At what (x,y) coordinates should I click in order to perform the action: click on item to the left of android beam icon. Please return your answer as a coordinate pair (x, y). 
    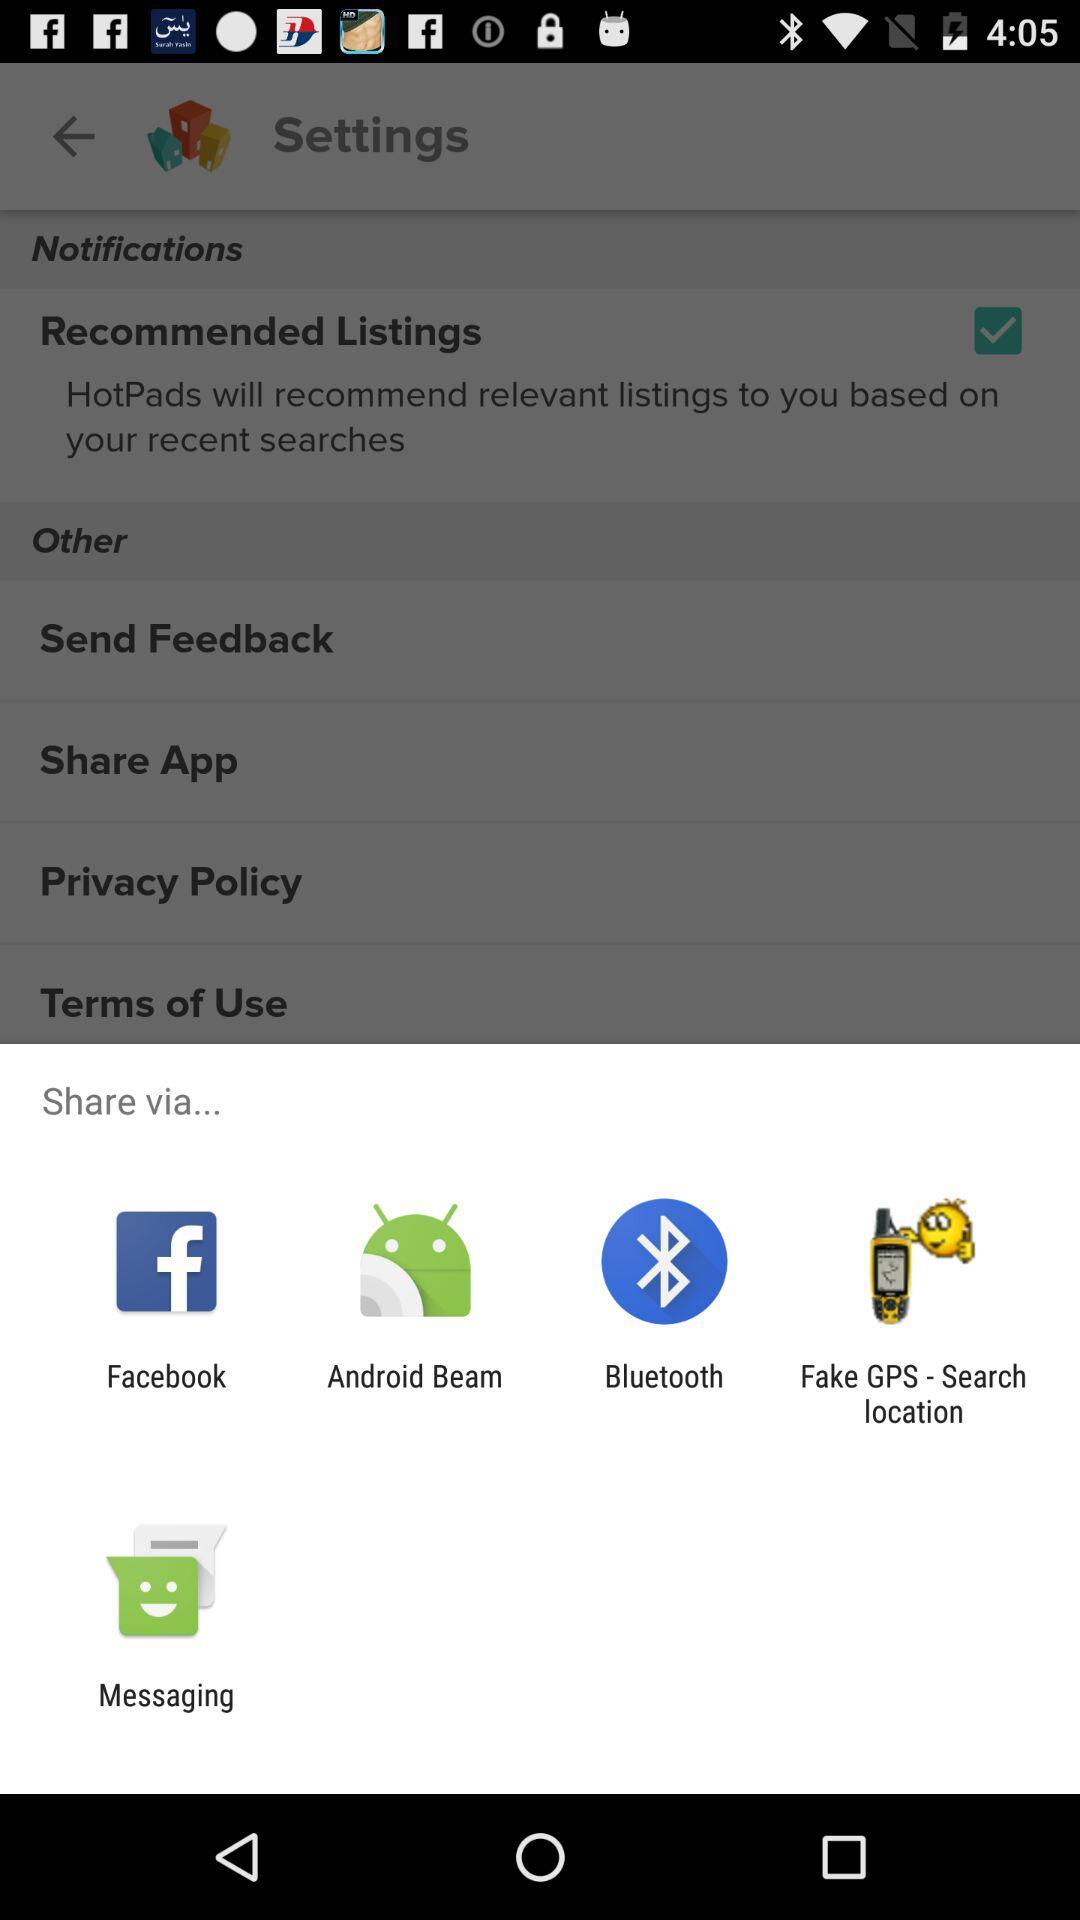
    Looking at the image, I should click on (165, 1392).